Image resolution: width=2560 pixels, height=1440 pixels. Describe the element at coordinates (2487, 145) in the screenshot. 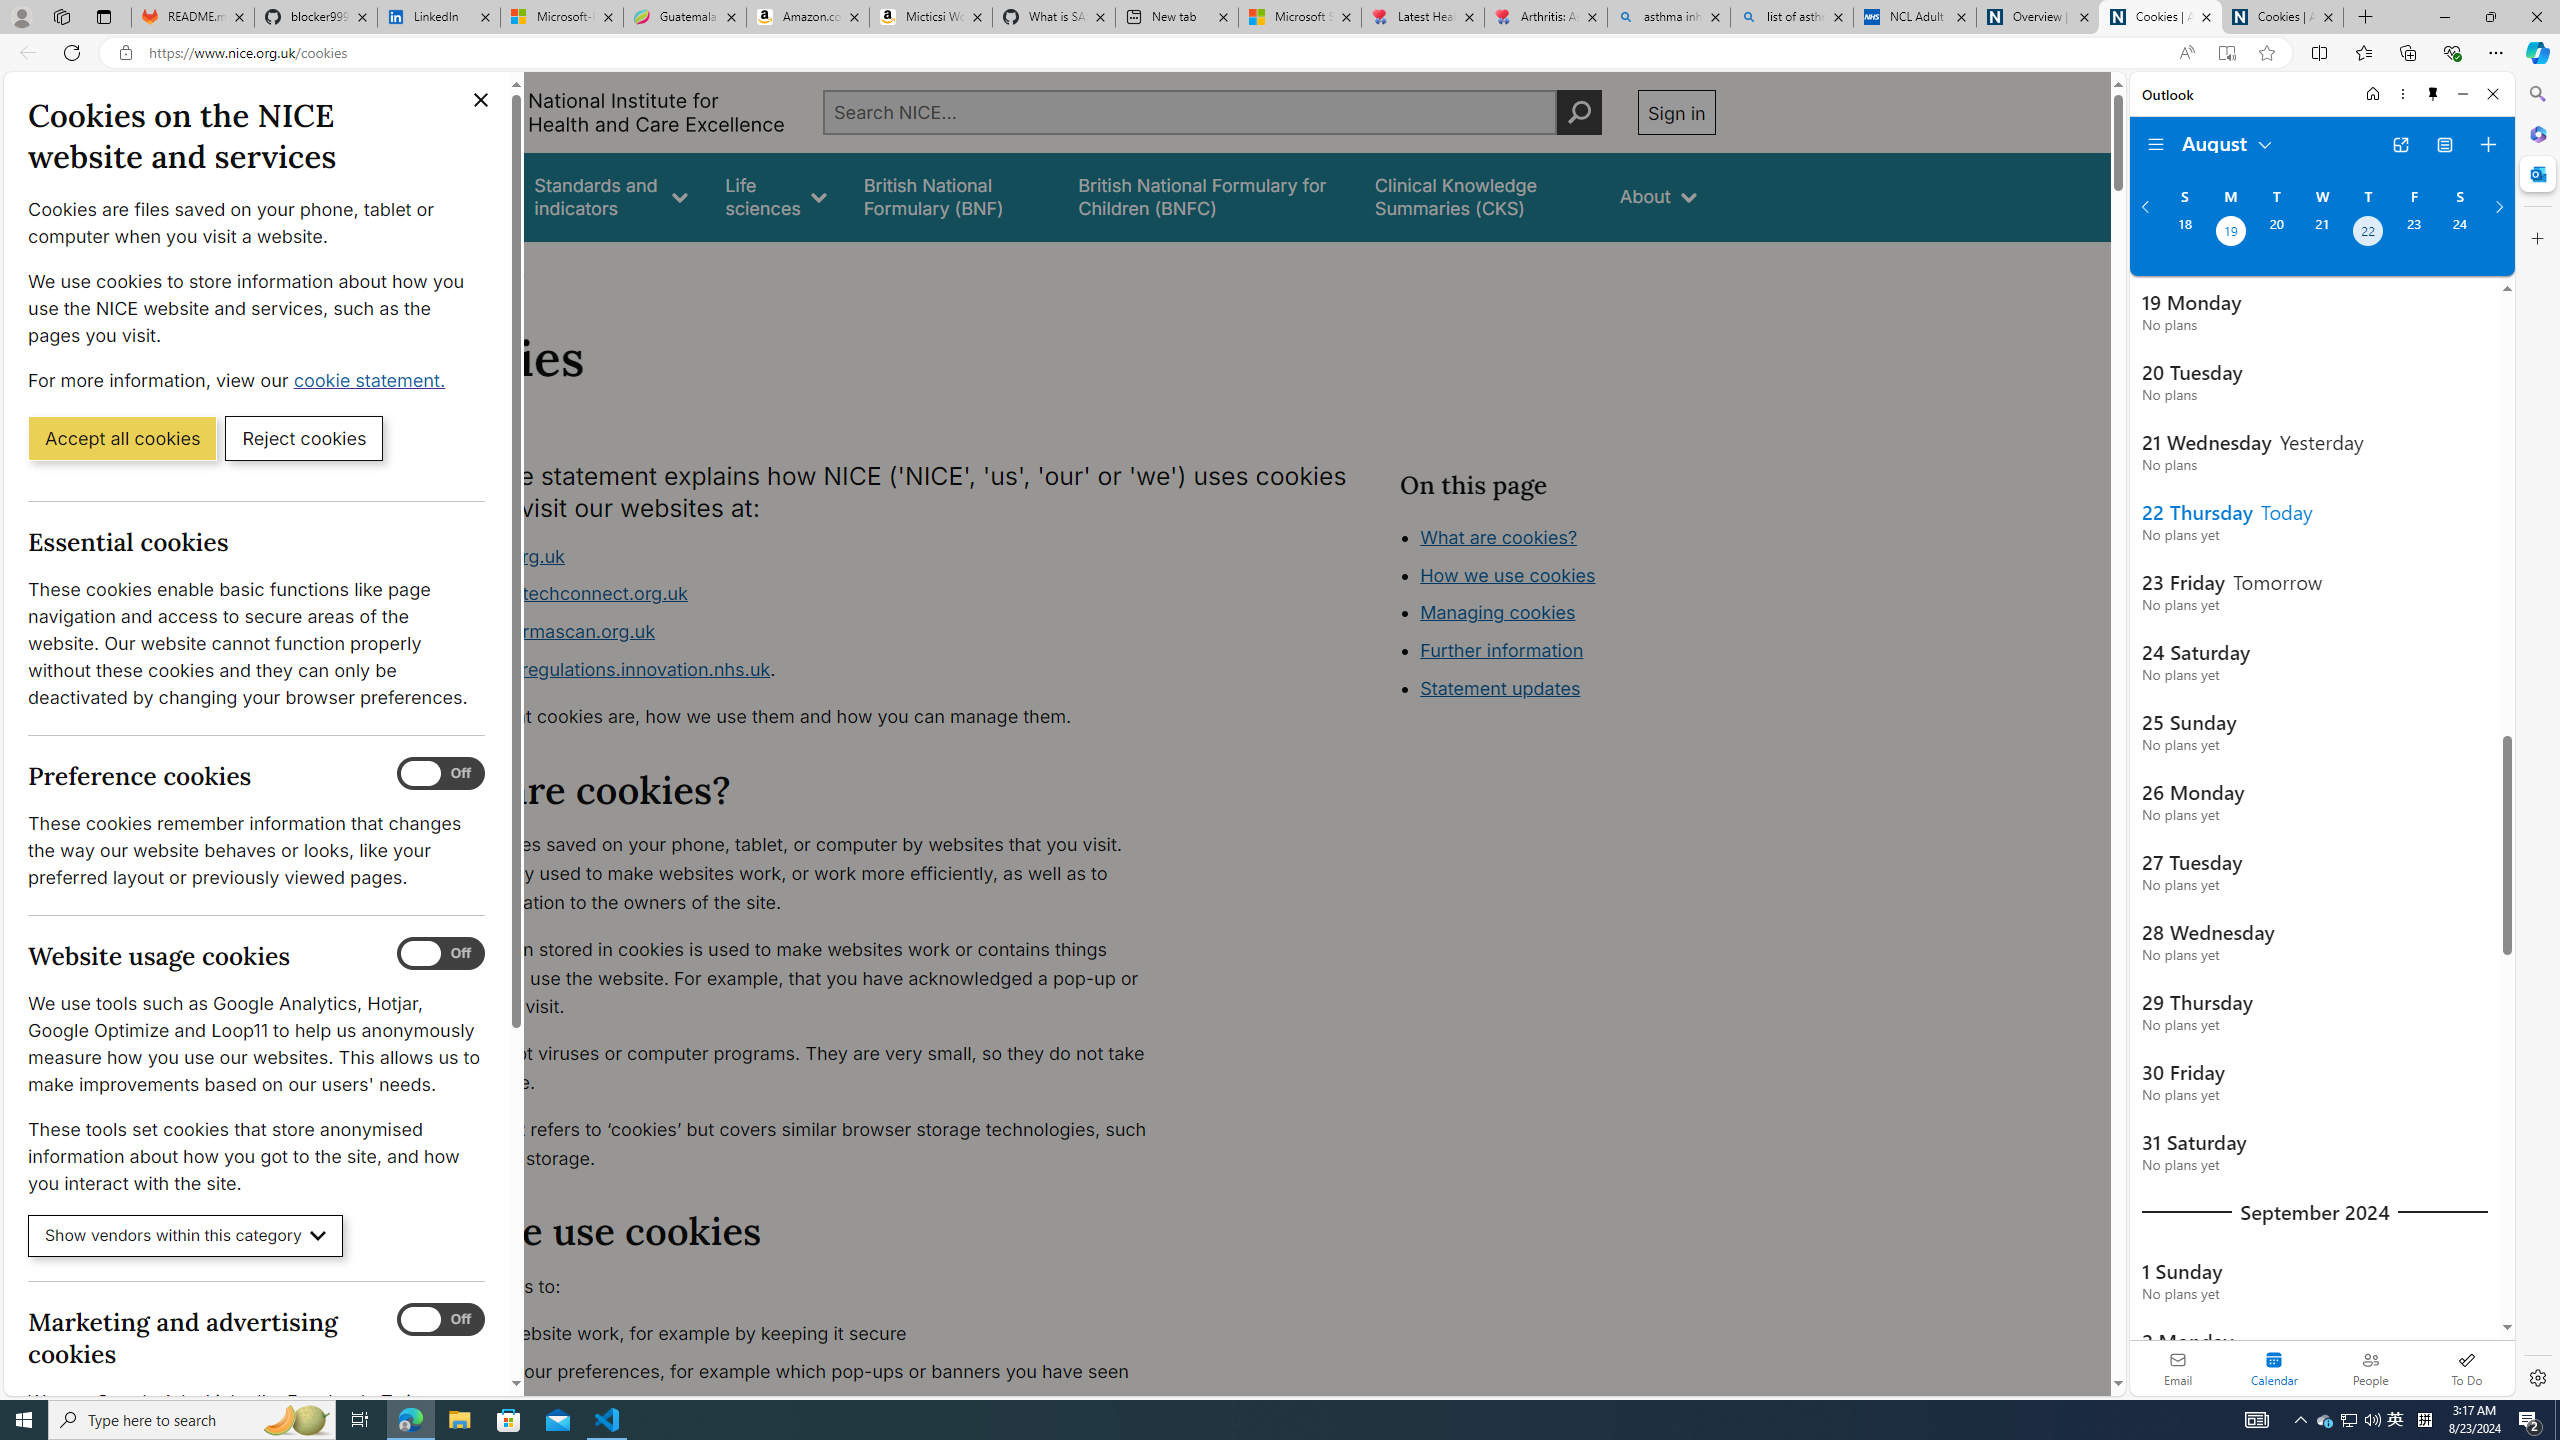

I see `'Create event'` at that location.